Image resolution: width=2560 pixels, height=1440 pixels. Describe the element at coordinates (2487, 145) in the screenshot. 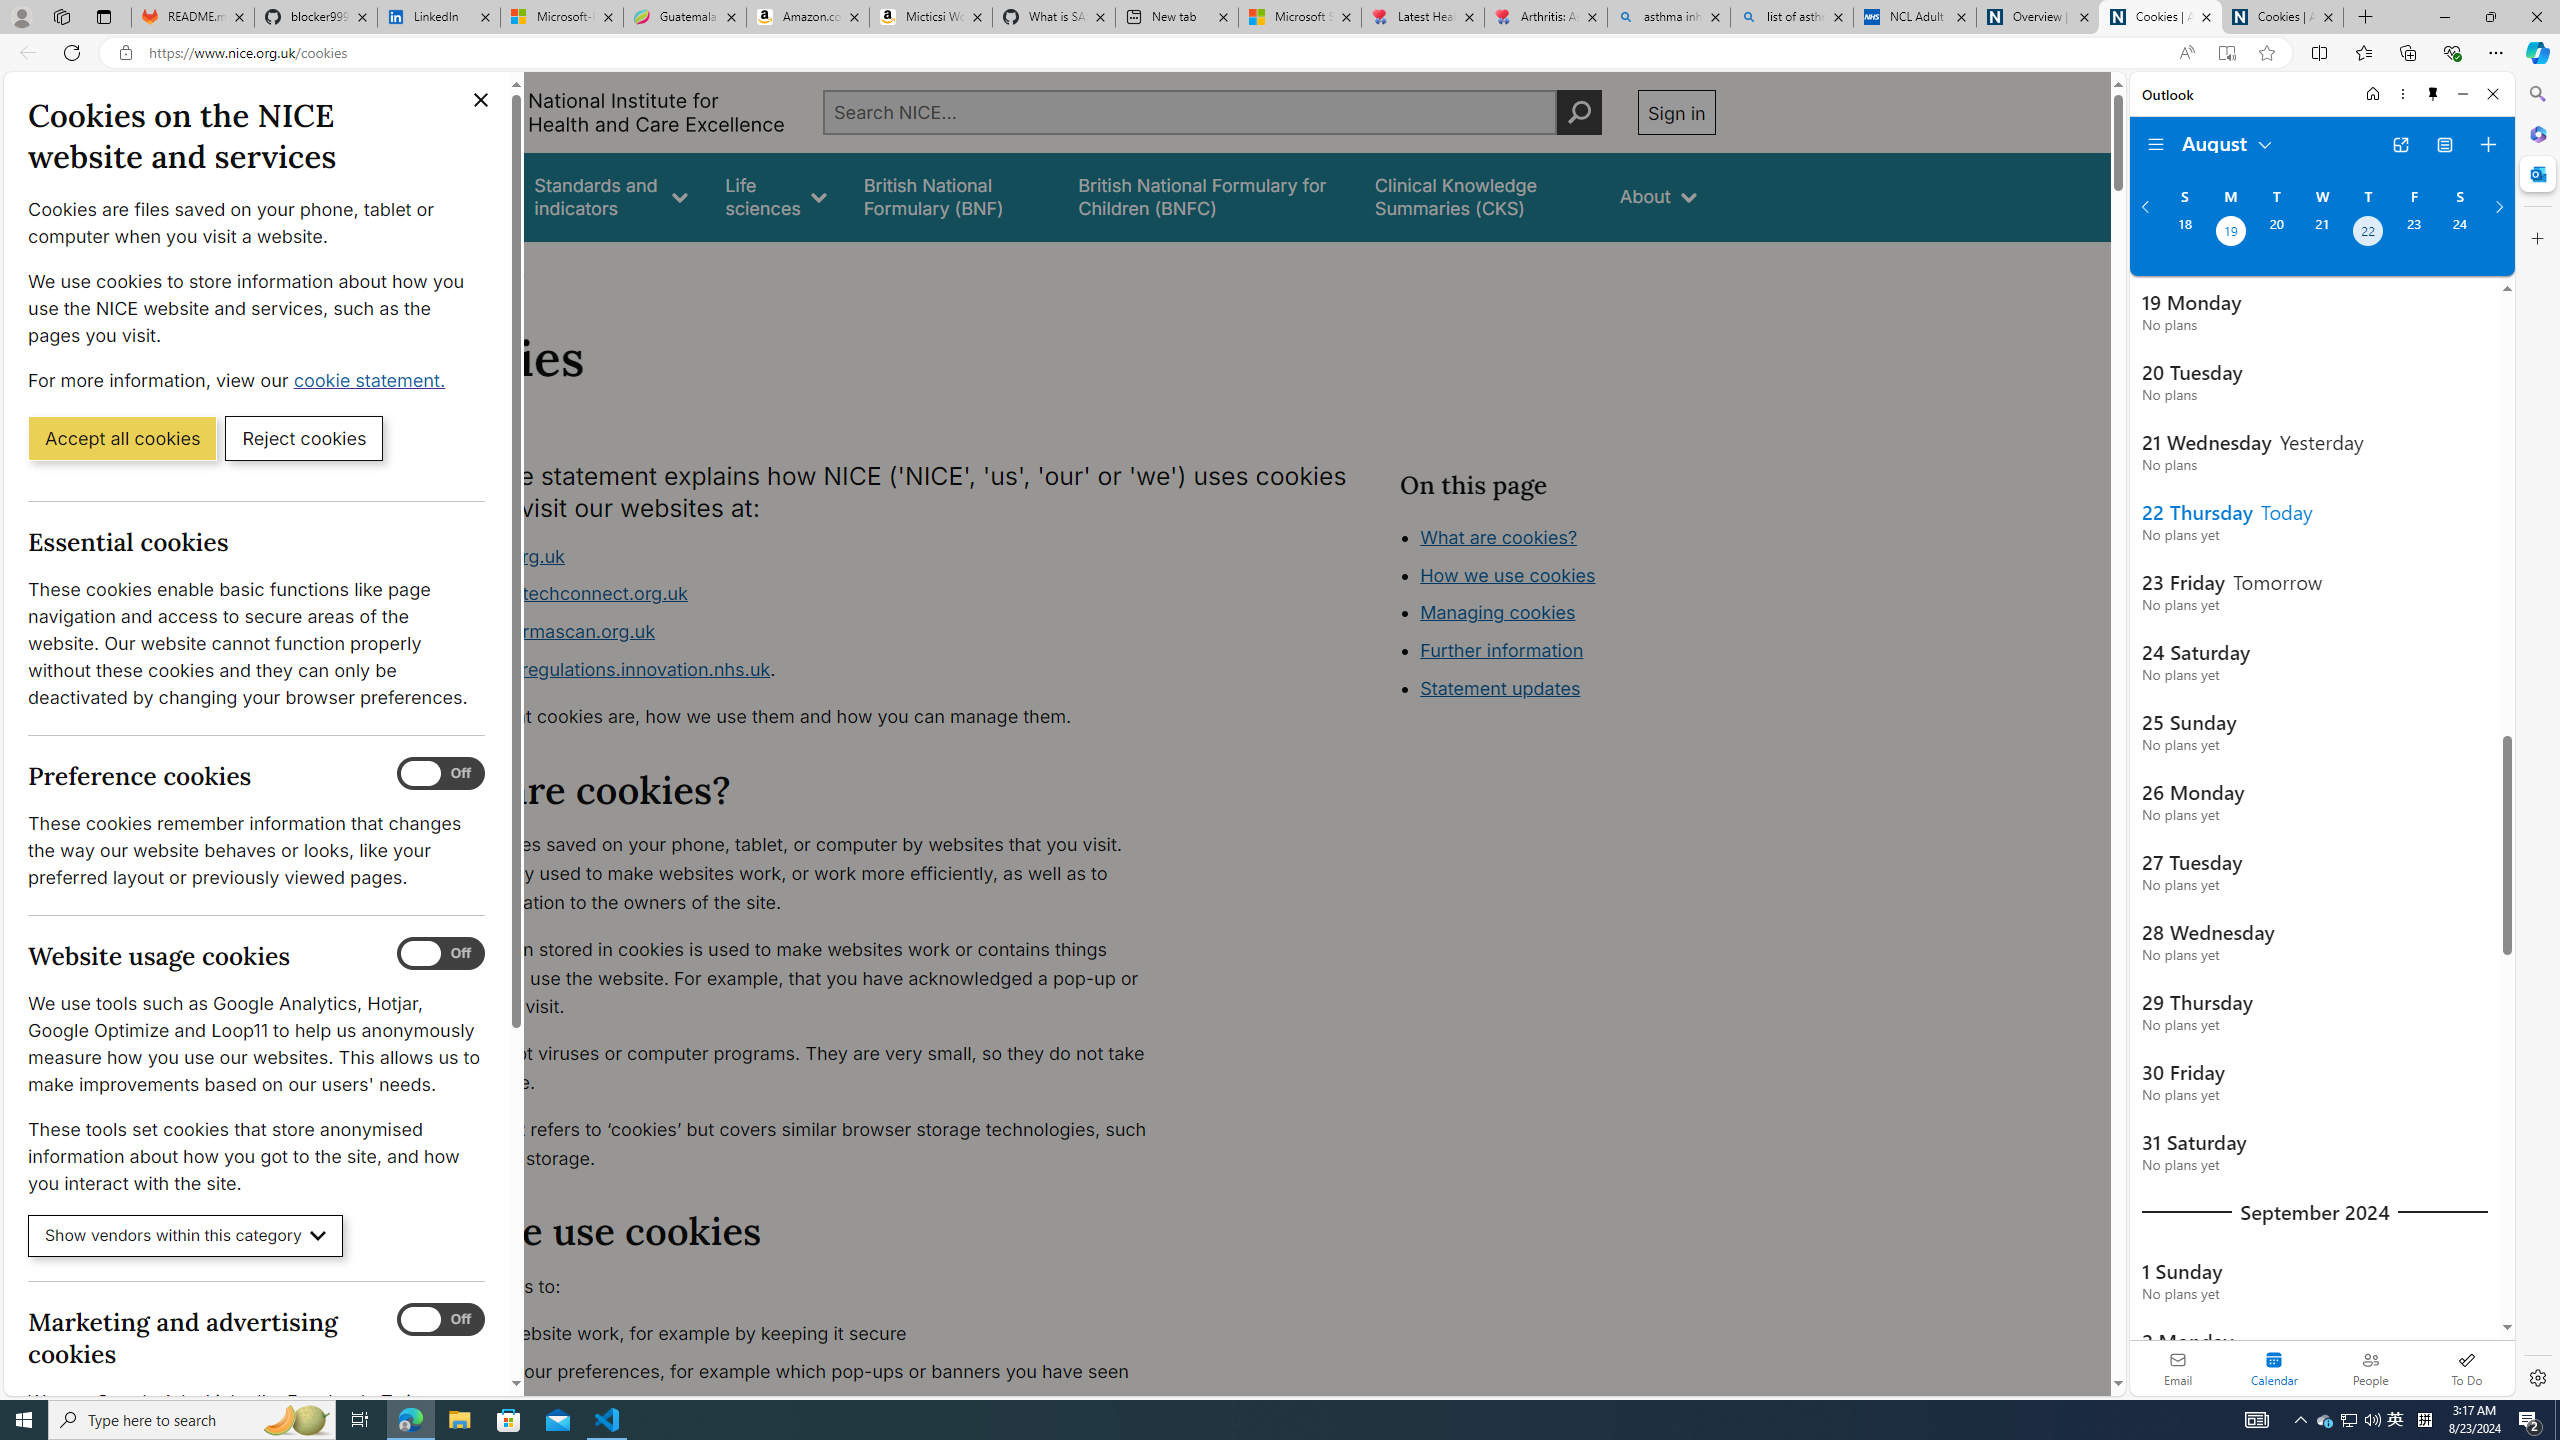

I see `'Create event'` at that location.